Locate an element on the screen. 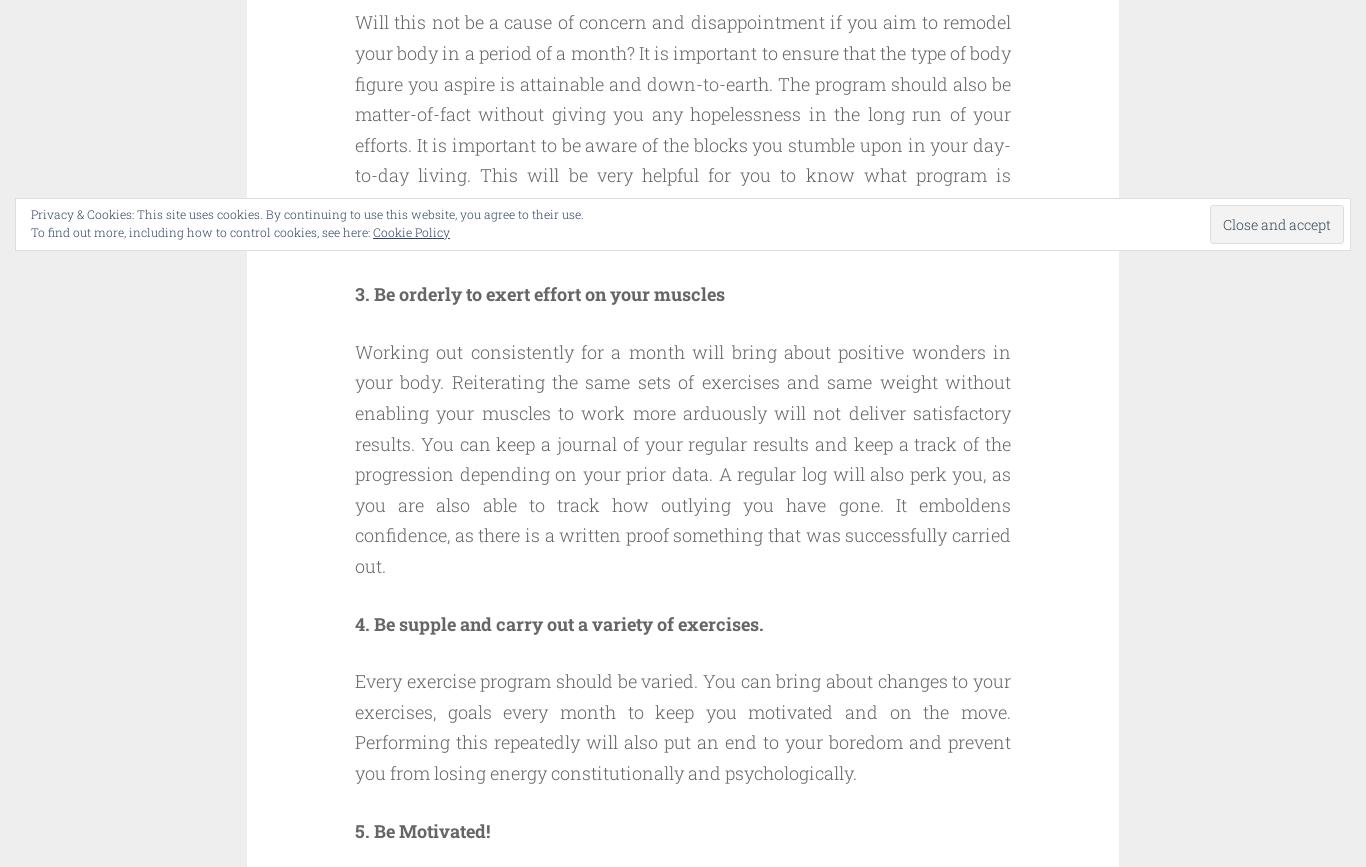  'Privacy & Cookies: This site uses cookies. By continuing to use this website, you agree to their use.' is located at coordinates (307, 213).